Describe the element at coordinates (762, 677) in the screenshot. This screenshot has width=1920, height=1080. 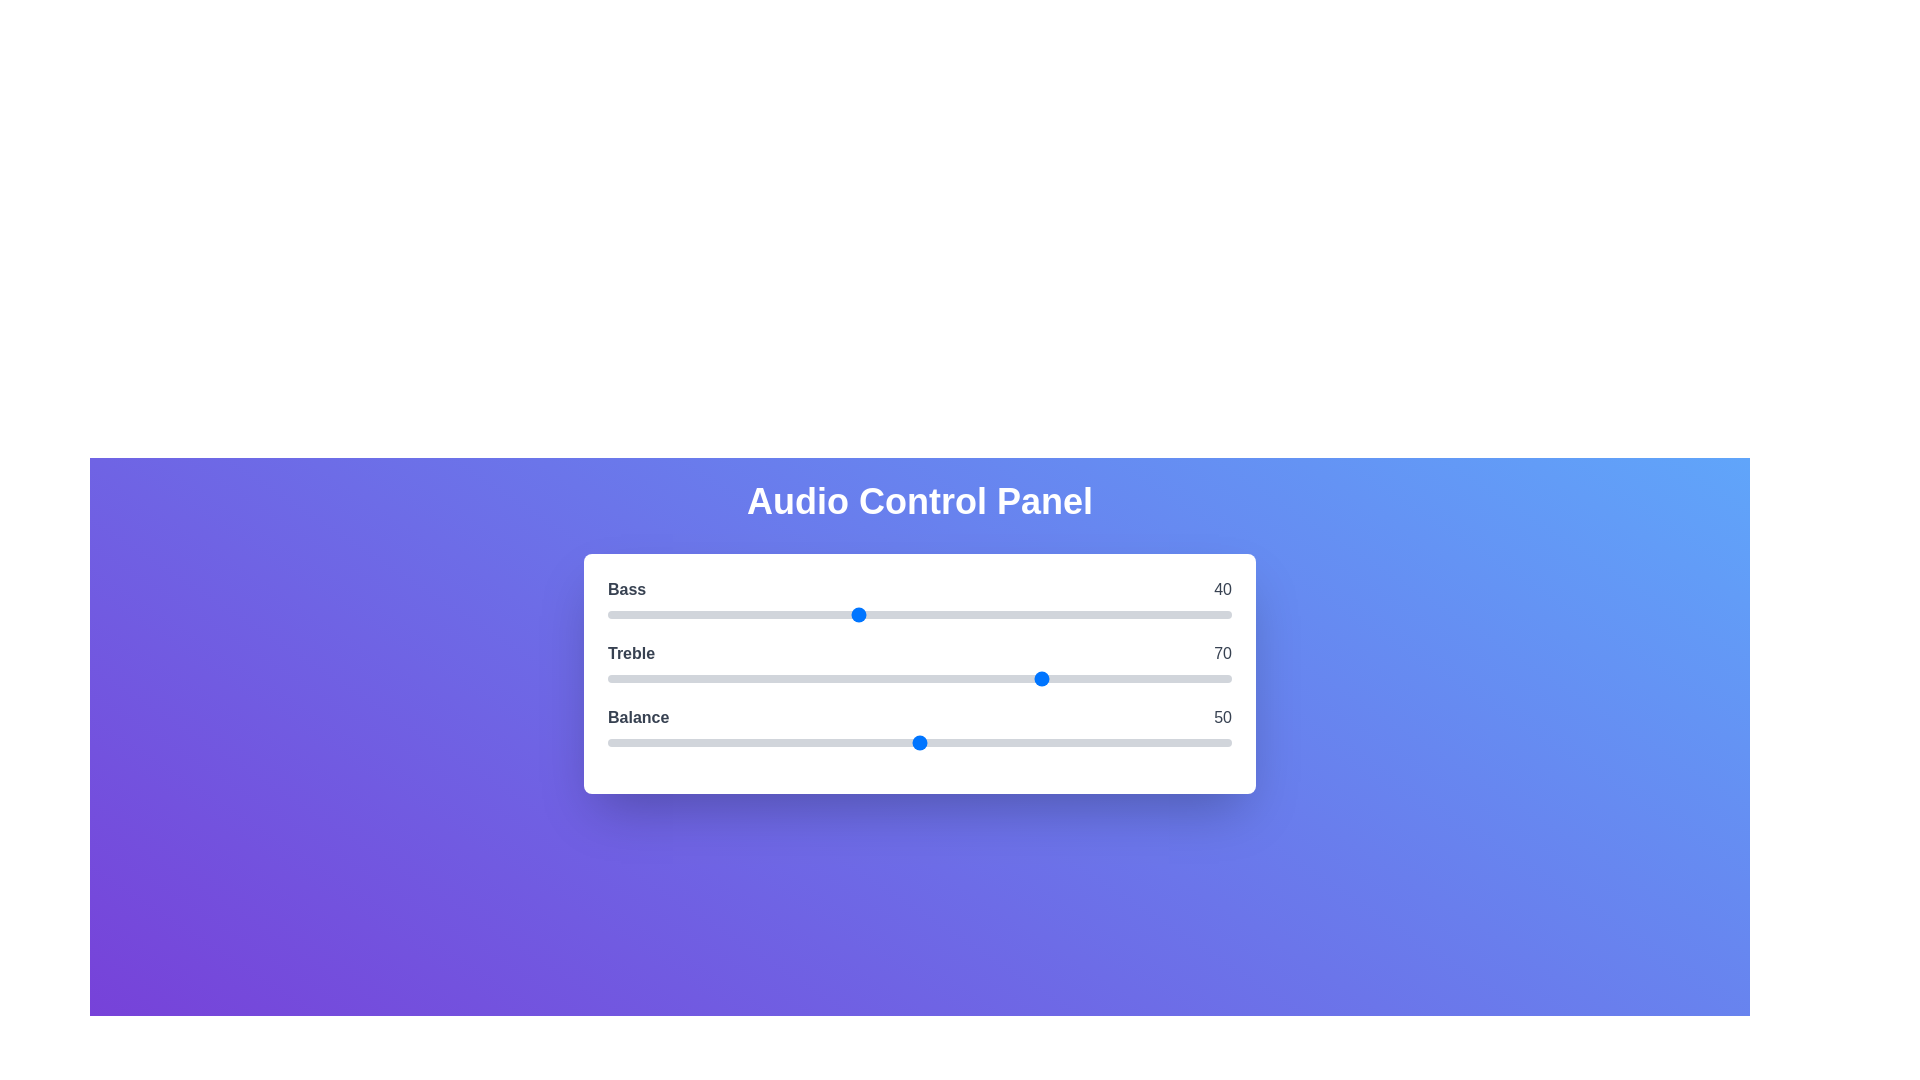
I see `the 1 slider to 25` at that location.